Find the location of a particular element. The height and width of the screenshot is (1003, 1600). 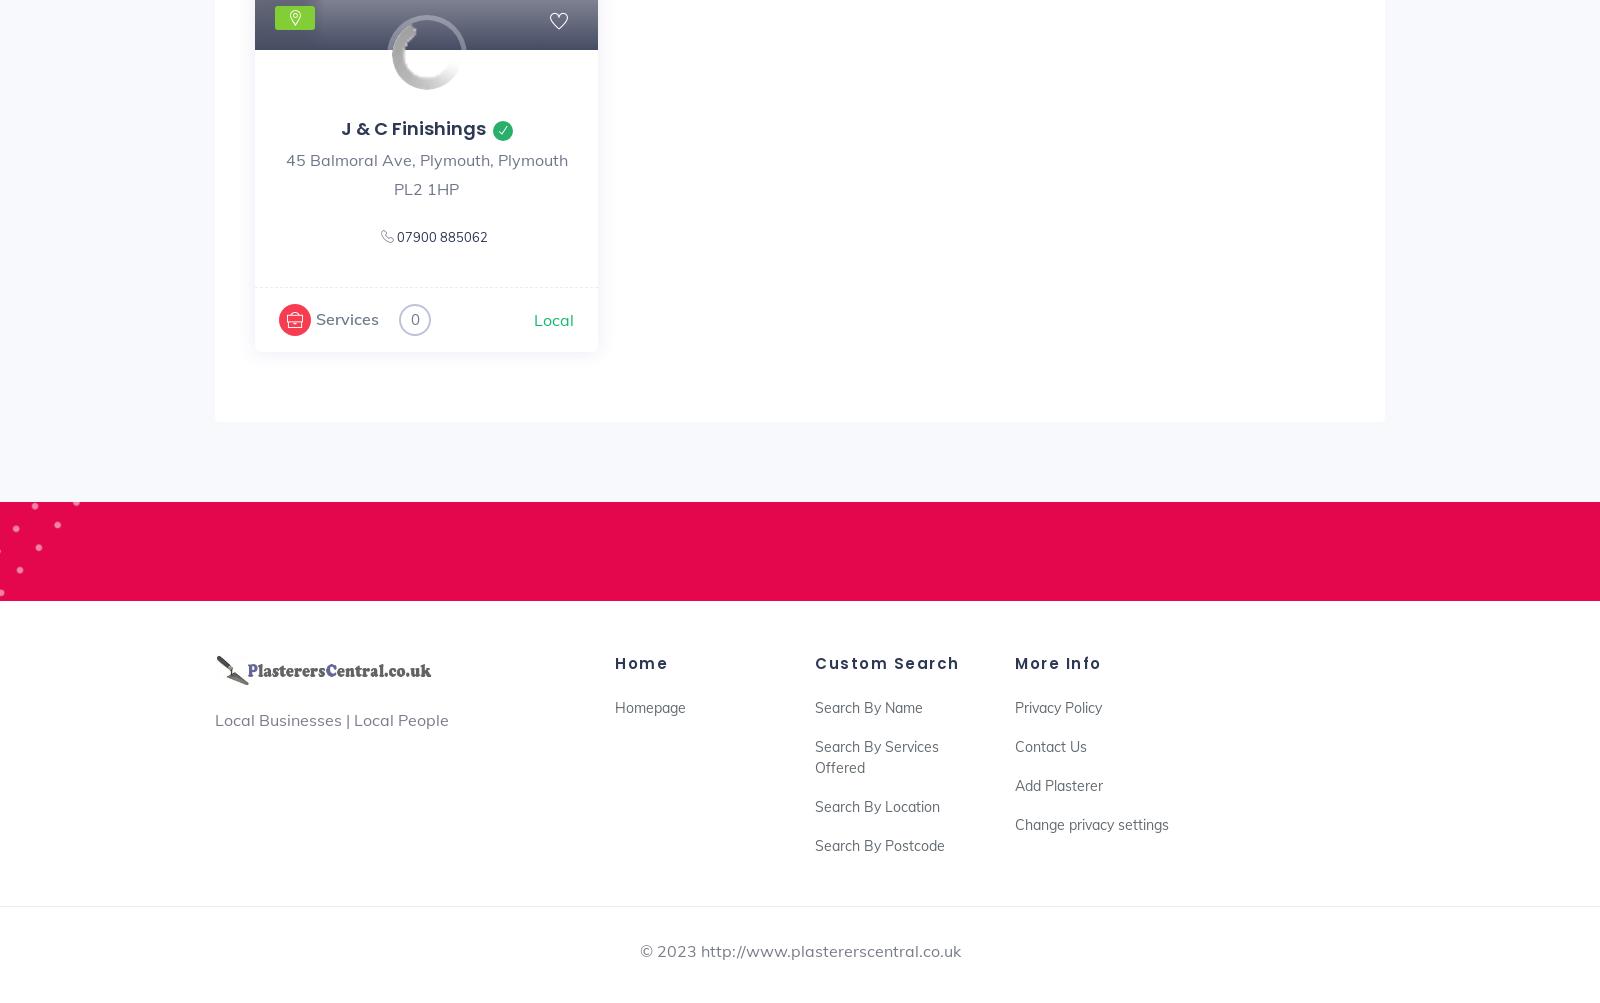

'© 2023 http://www.plastererscentral.co.uk' is located at coordinates (799, 950).